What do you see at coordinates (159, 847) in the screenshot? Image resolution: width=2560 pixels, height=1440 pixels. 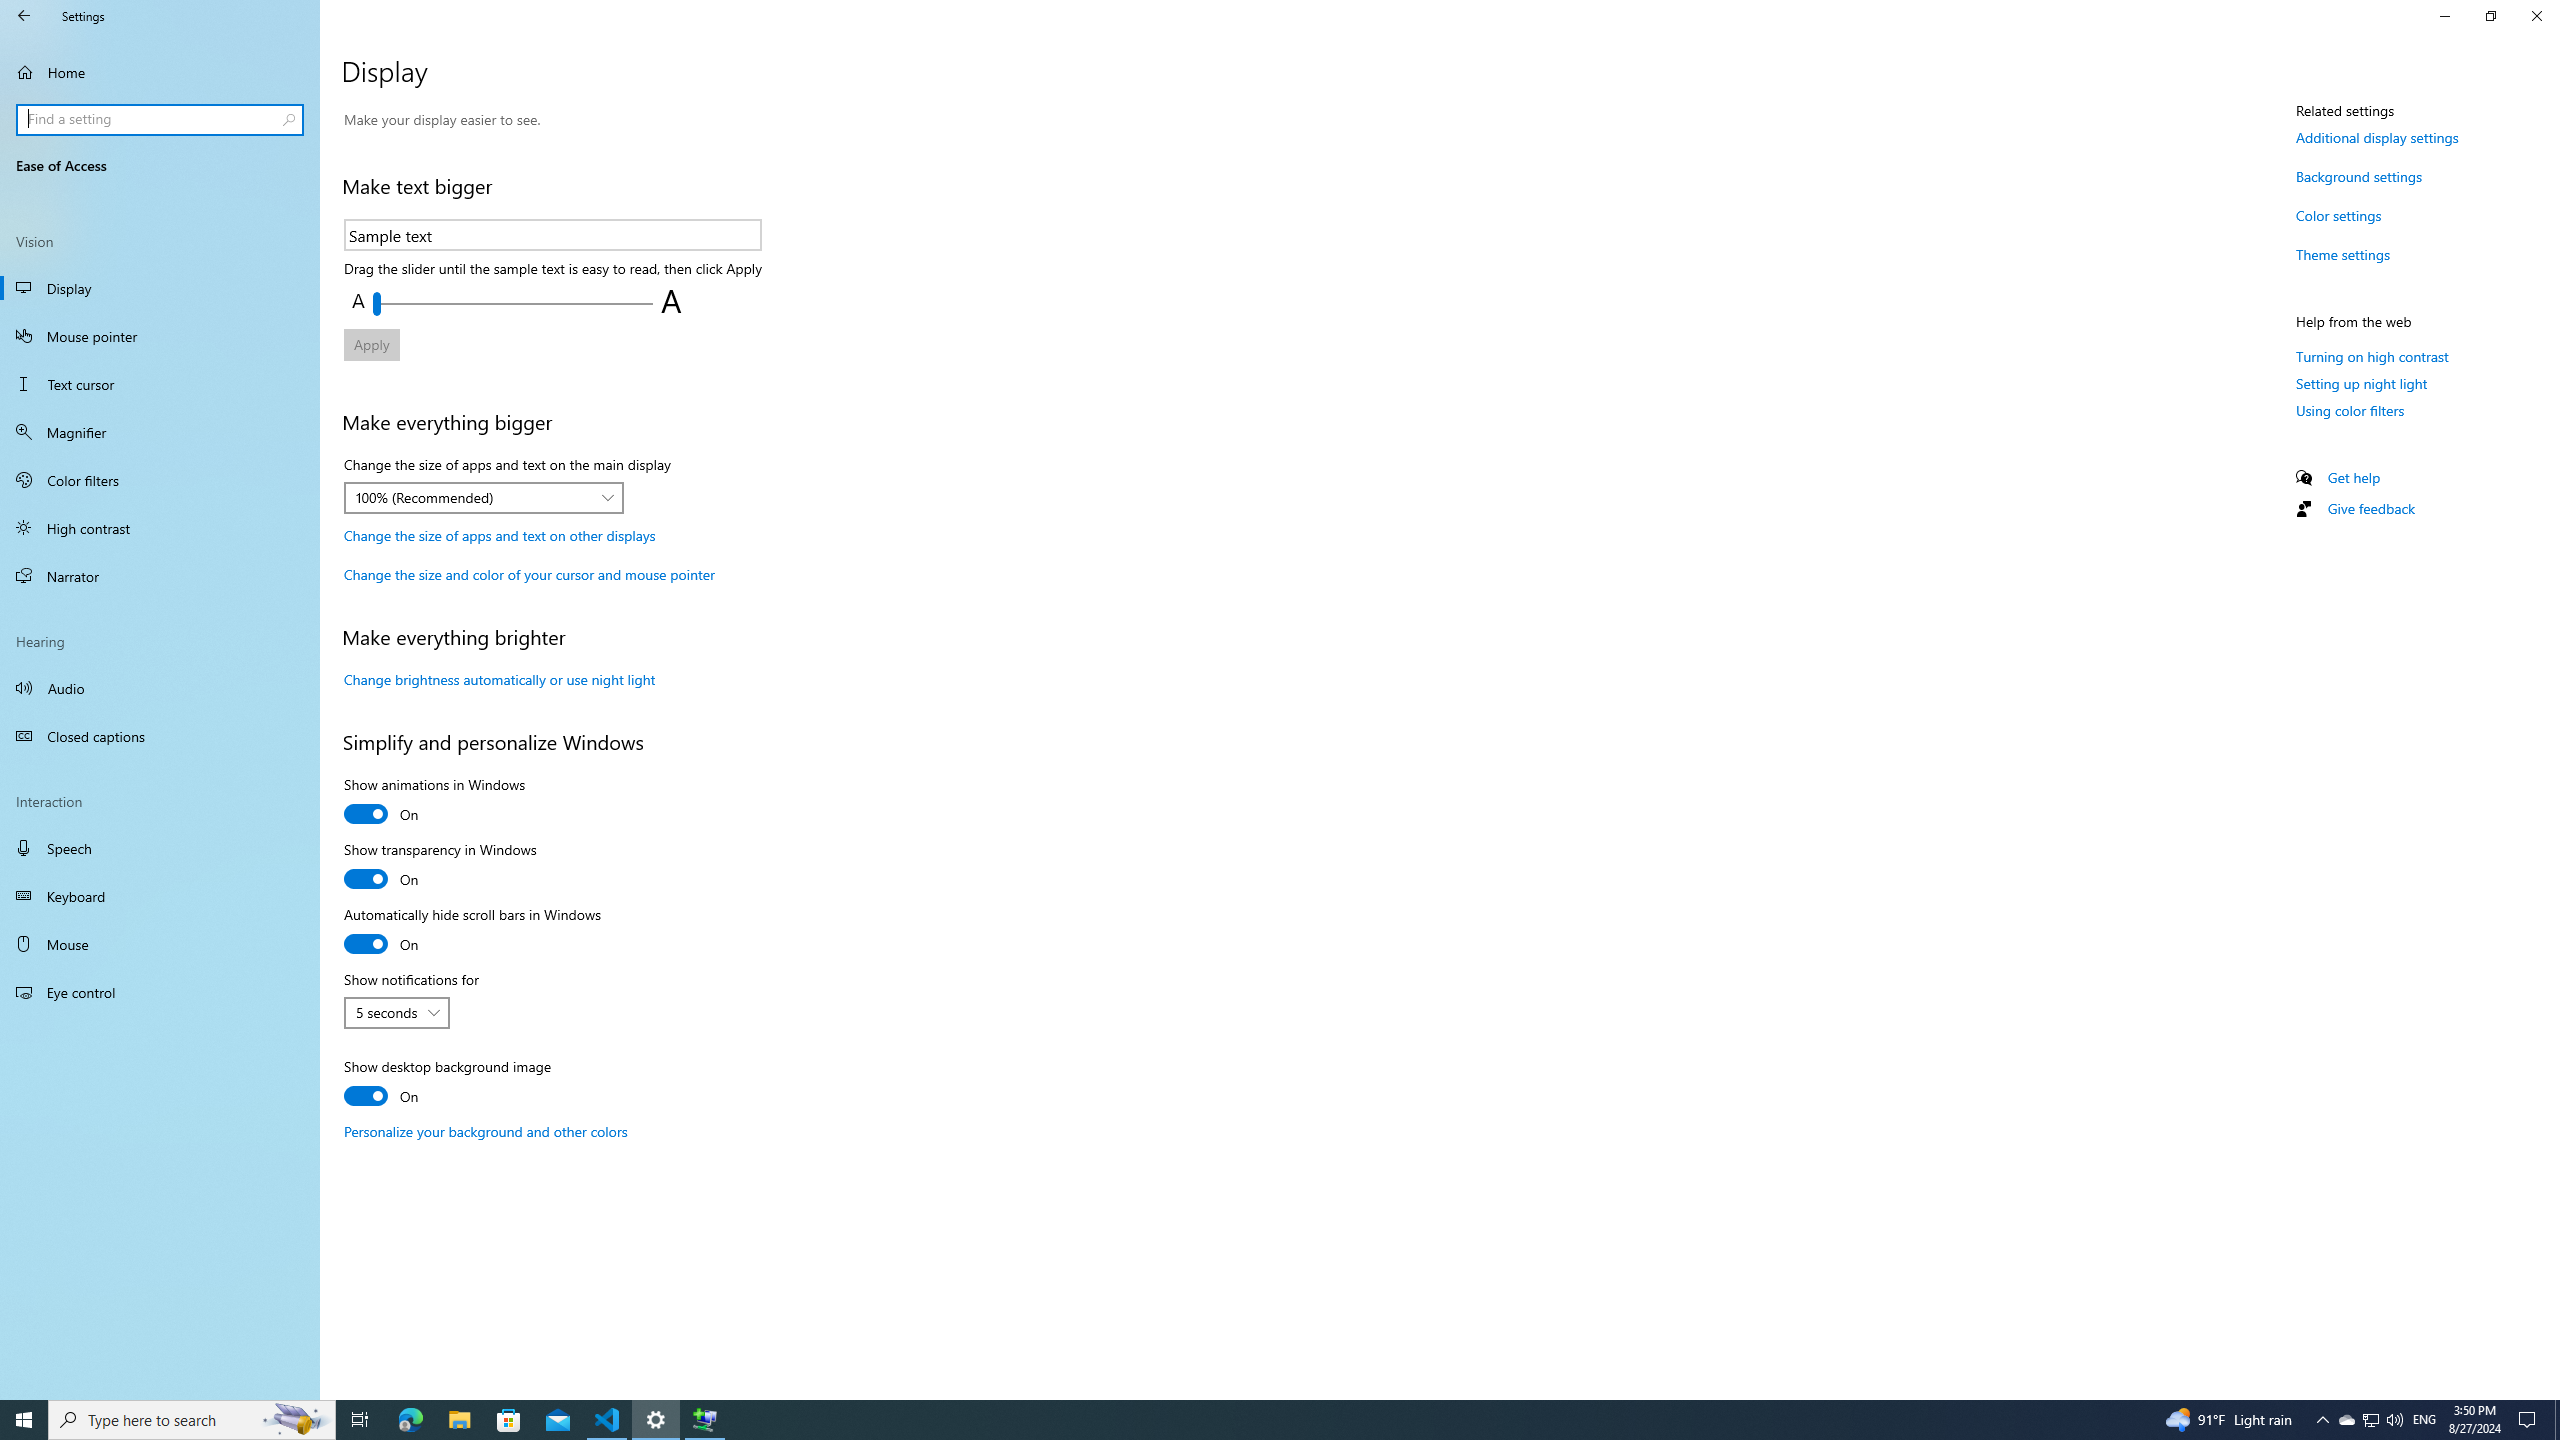 I see `'Speech'` at bounding box center [159, 847].